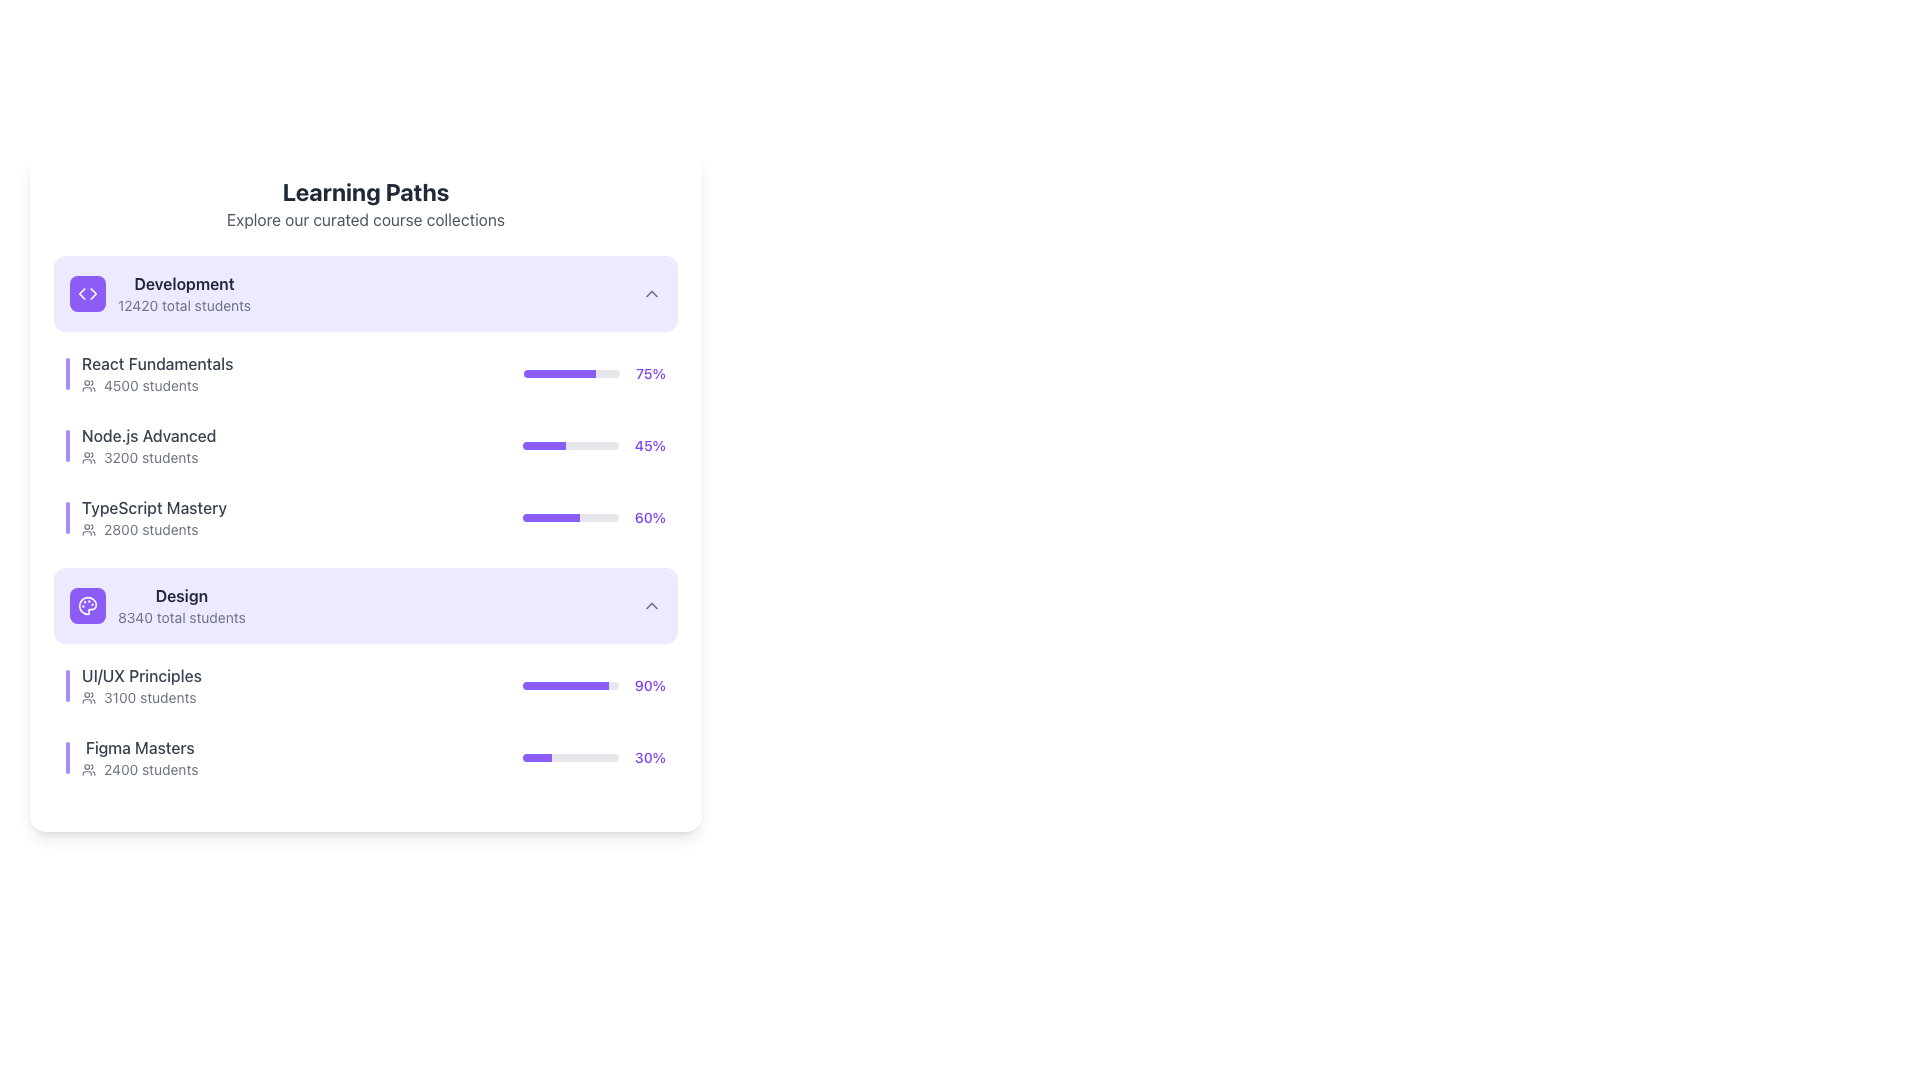 The width and height of the screenshot is (1920, 1080). I want to click on the upward-pointing chevron icon, so click(652, 604).